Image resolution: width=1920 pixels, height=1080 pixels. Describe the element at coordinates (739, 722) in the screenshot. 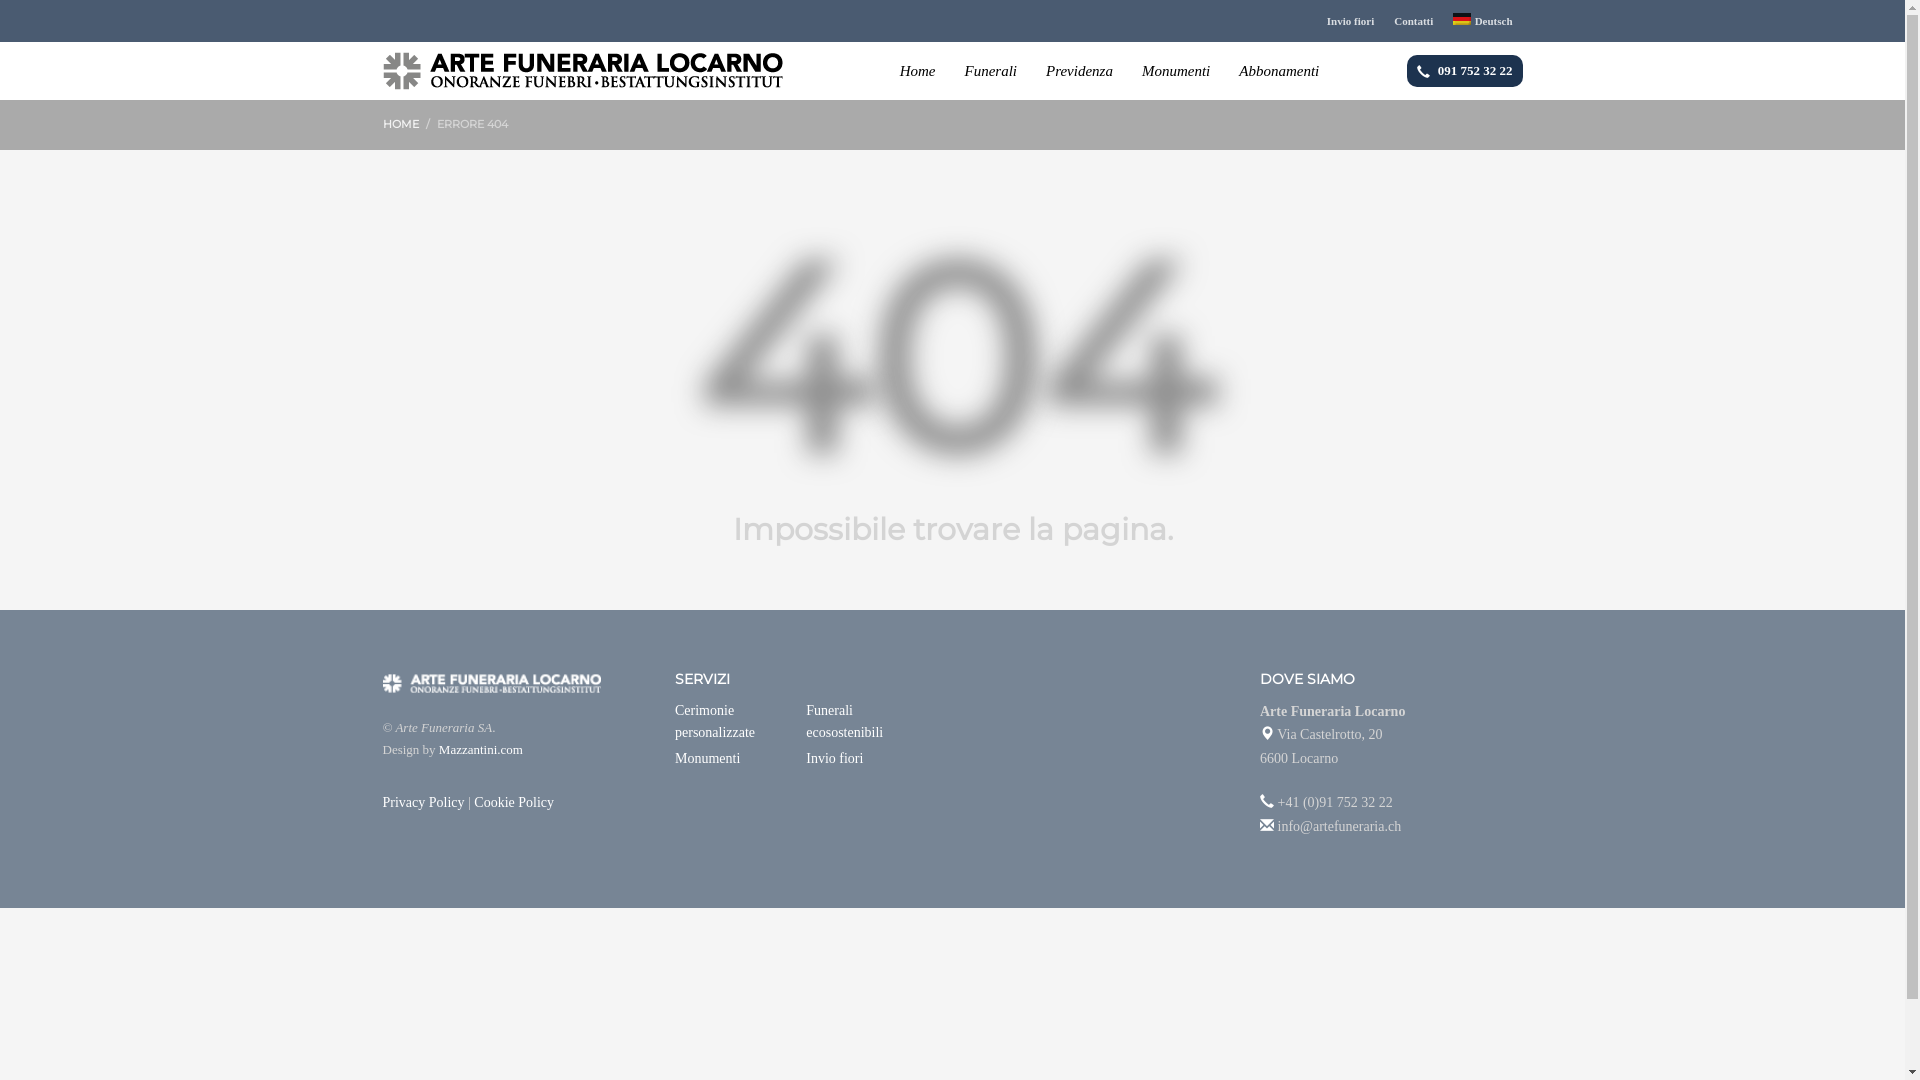

I see `'Cerimonie personalizzate'` at that location.